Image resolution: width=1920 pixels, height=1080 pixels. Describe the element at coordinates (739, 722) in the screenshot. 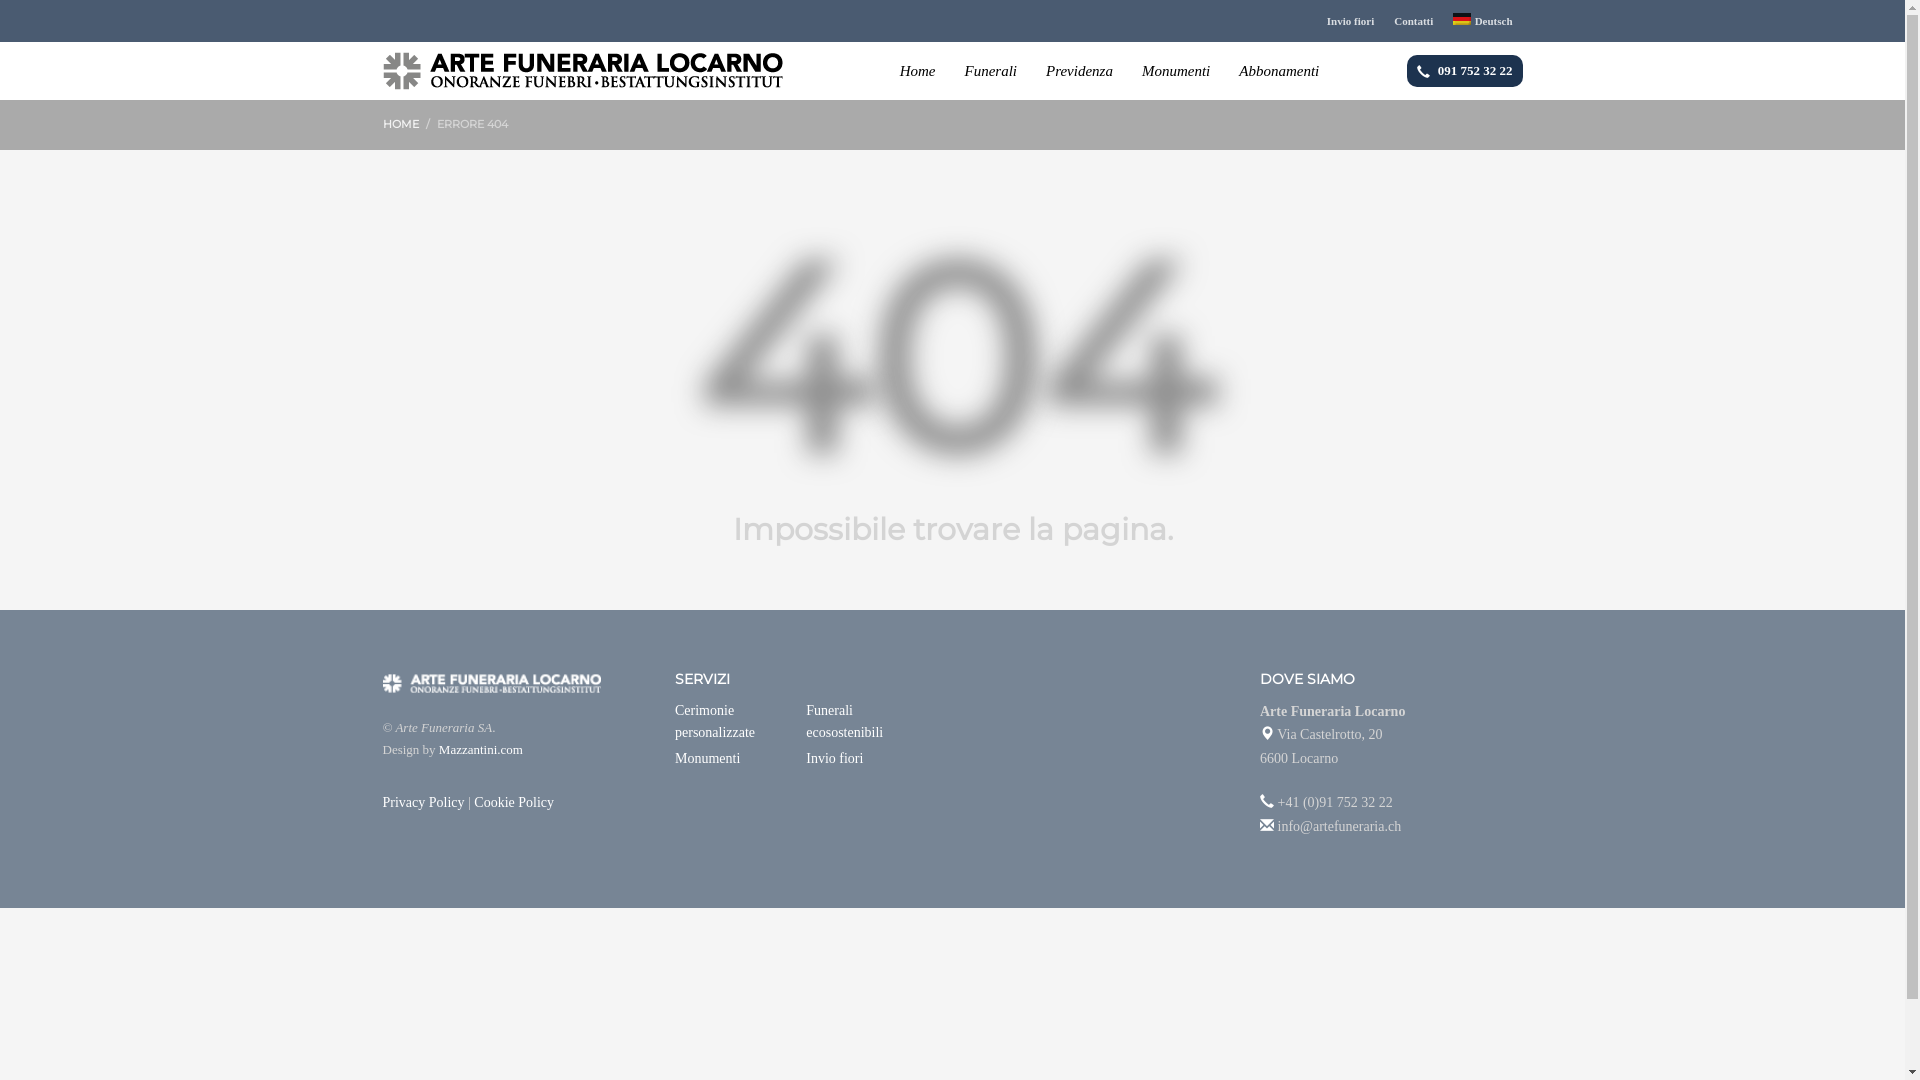

I see `'Cerimonie personalizzate'` at that location.